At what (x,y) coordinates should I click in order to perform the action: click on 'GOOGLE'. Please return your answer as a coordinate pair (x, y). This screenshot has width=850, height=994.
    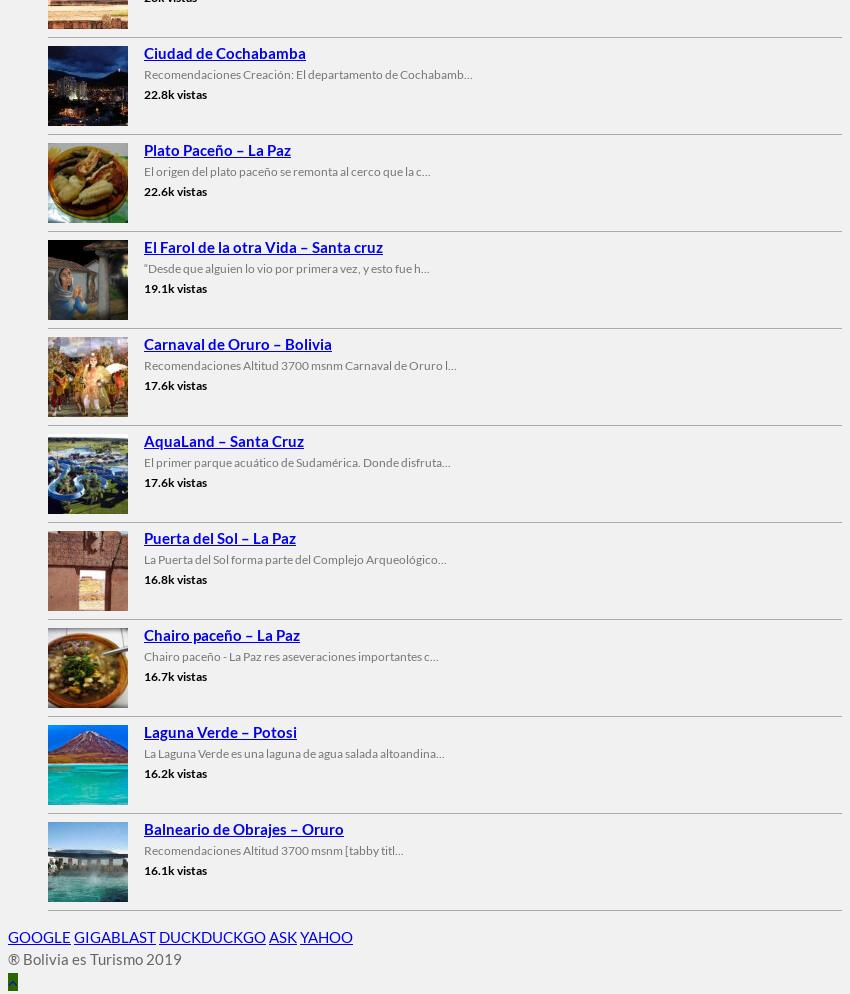
    Looking at the image, I should click on (38, 935).